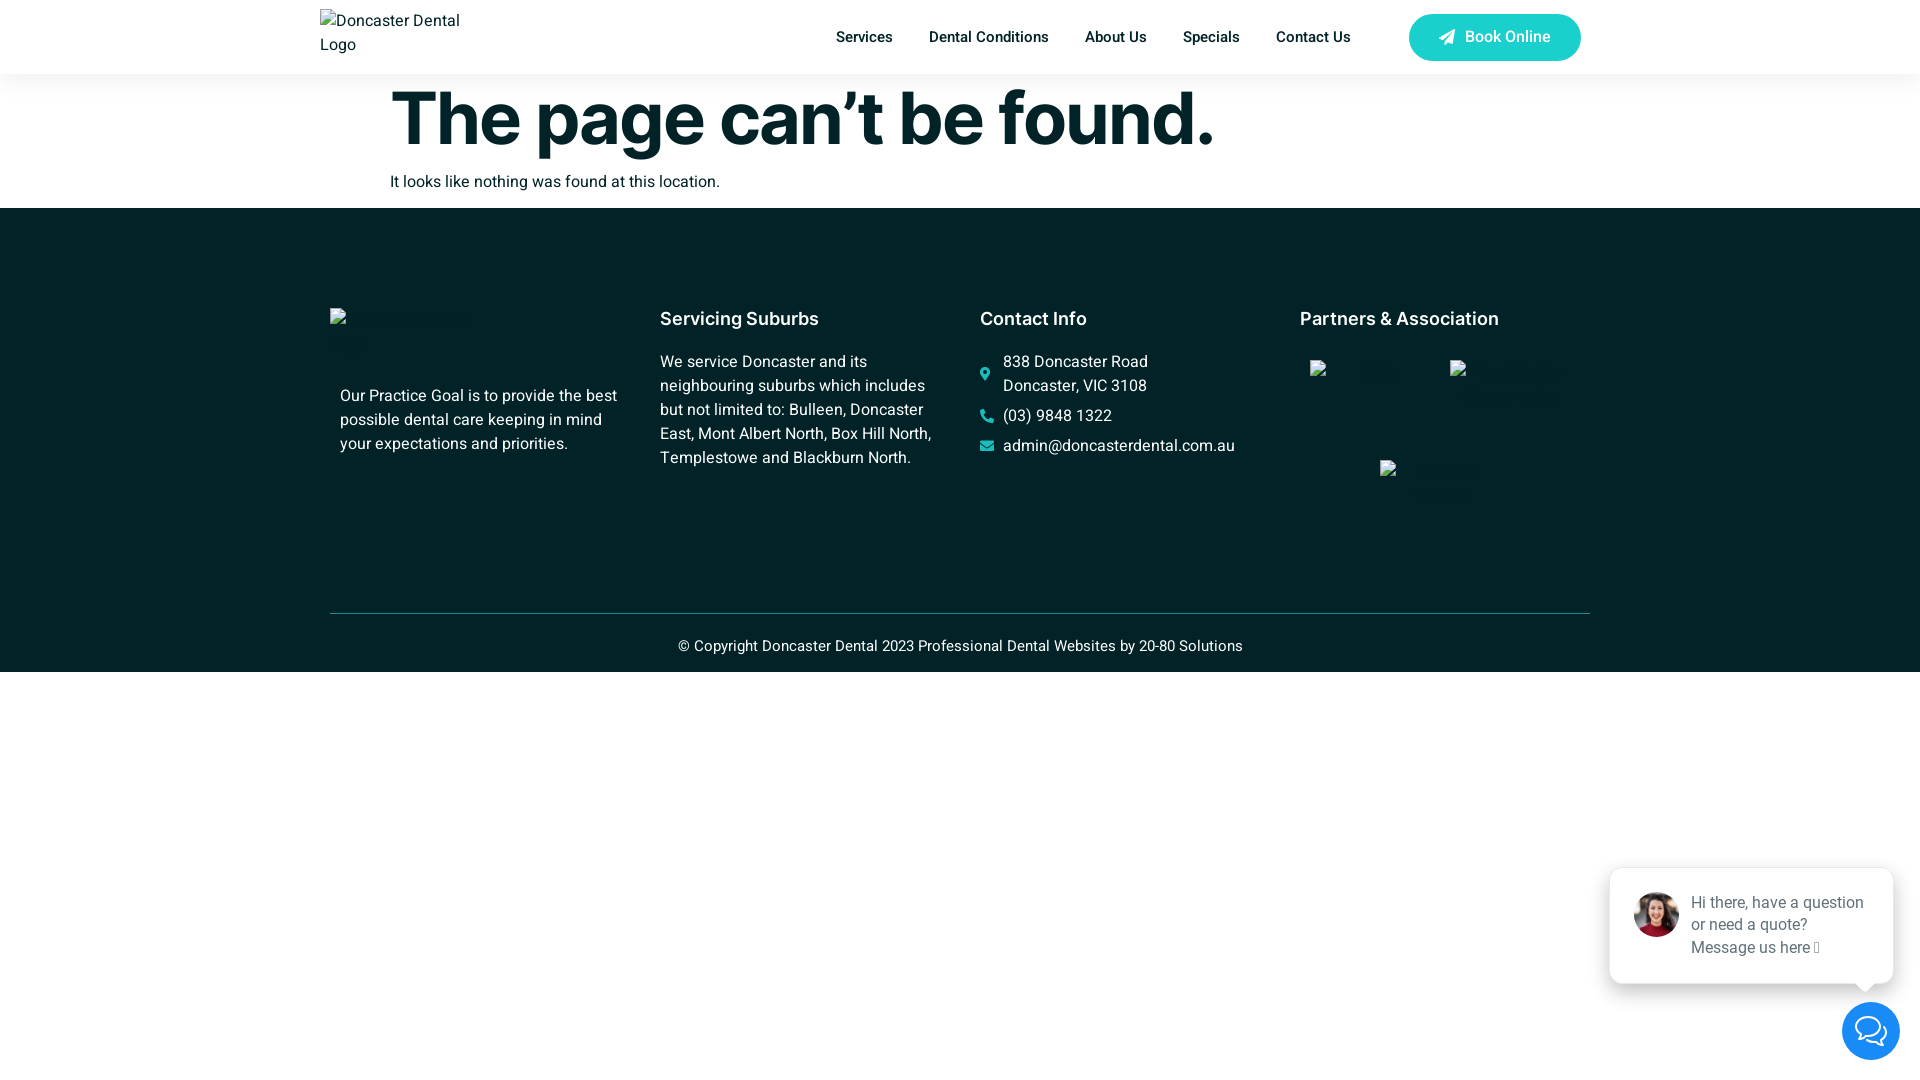 The image size is (1920, 1080). What do you see at coordinates (1118, 374) in the screenshot?
I see `'838 Doncaster Road` at bounding box center [1118, 374].